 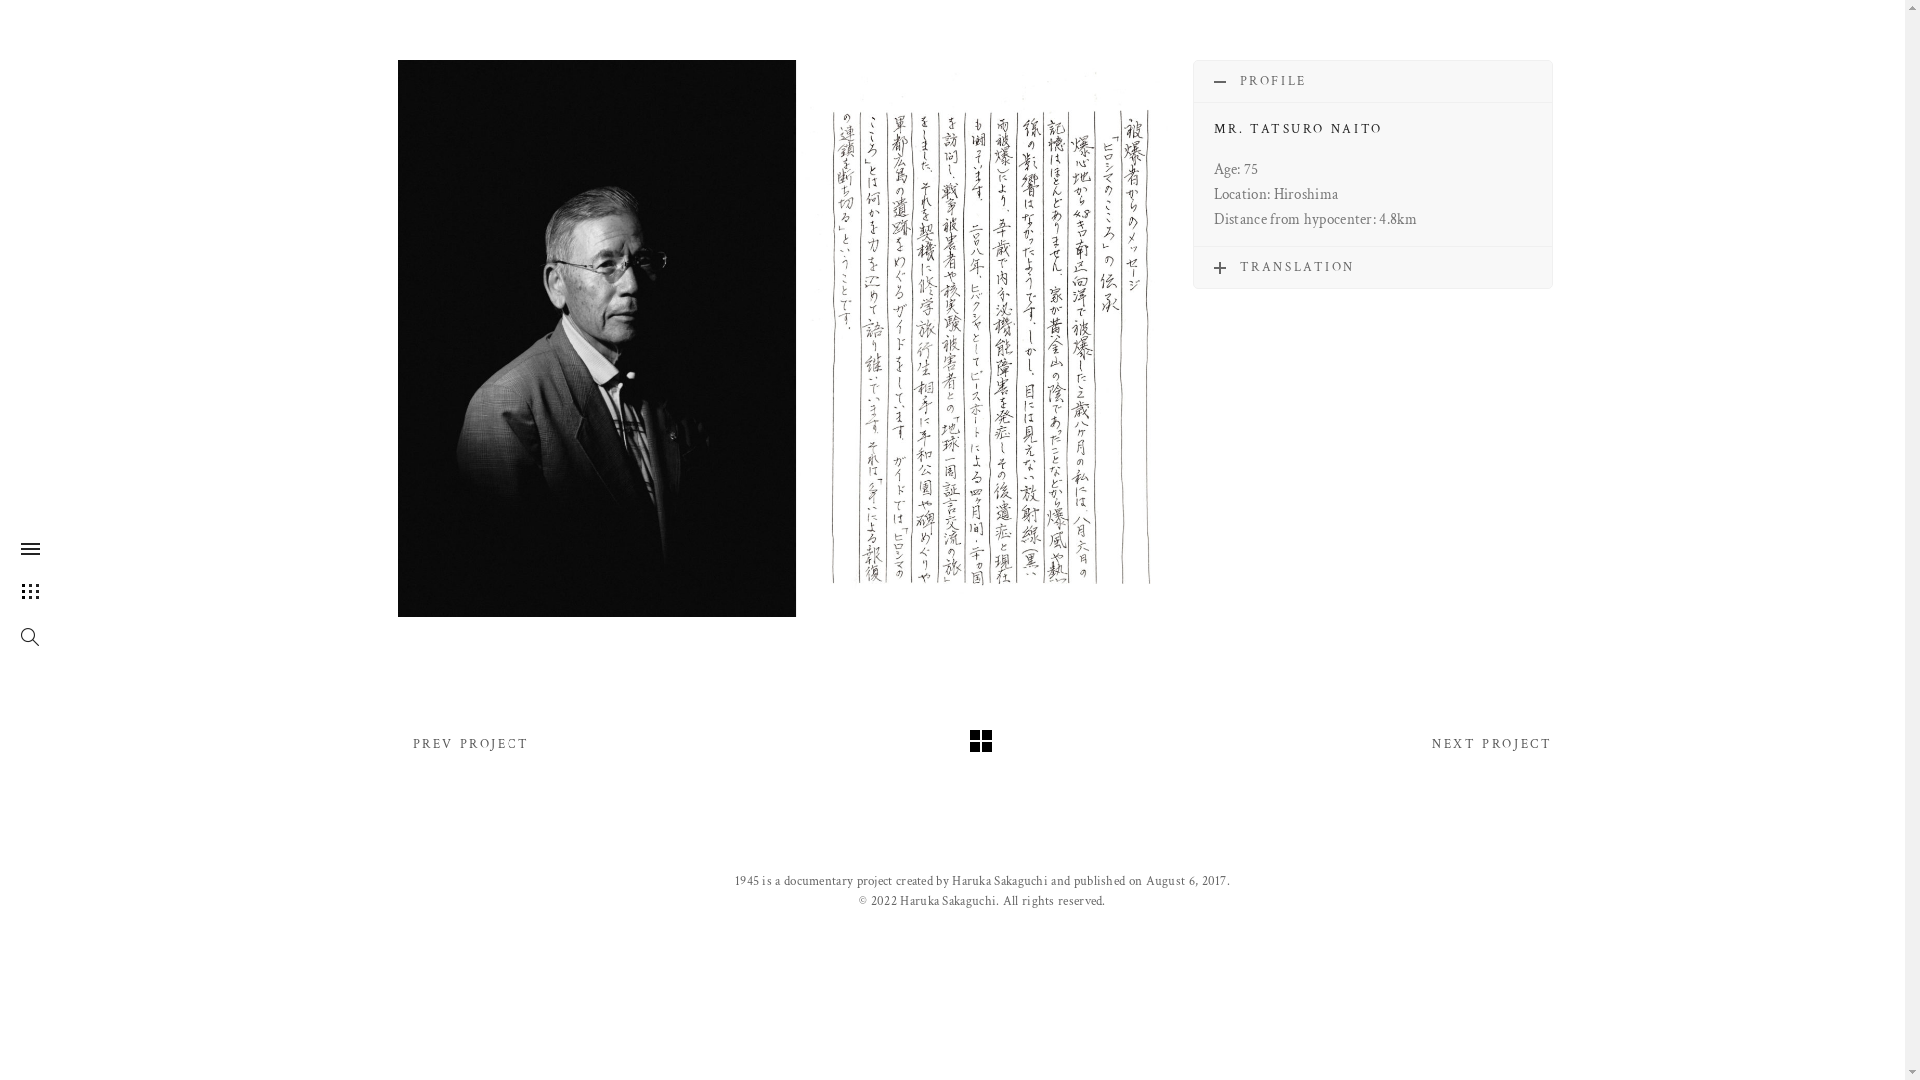 I want to click on 'TRANSLATION', so click(x=1371, y=266).